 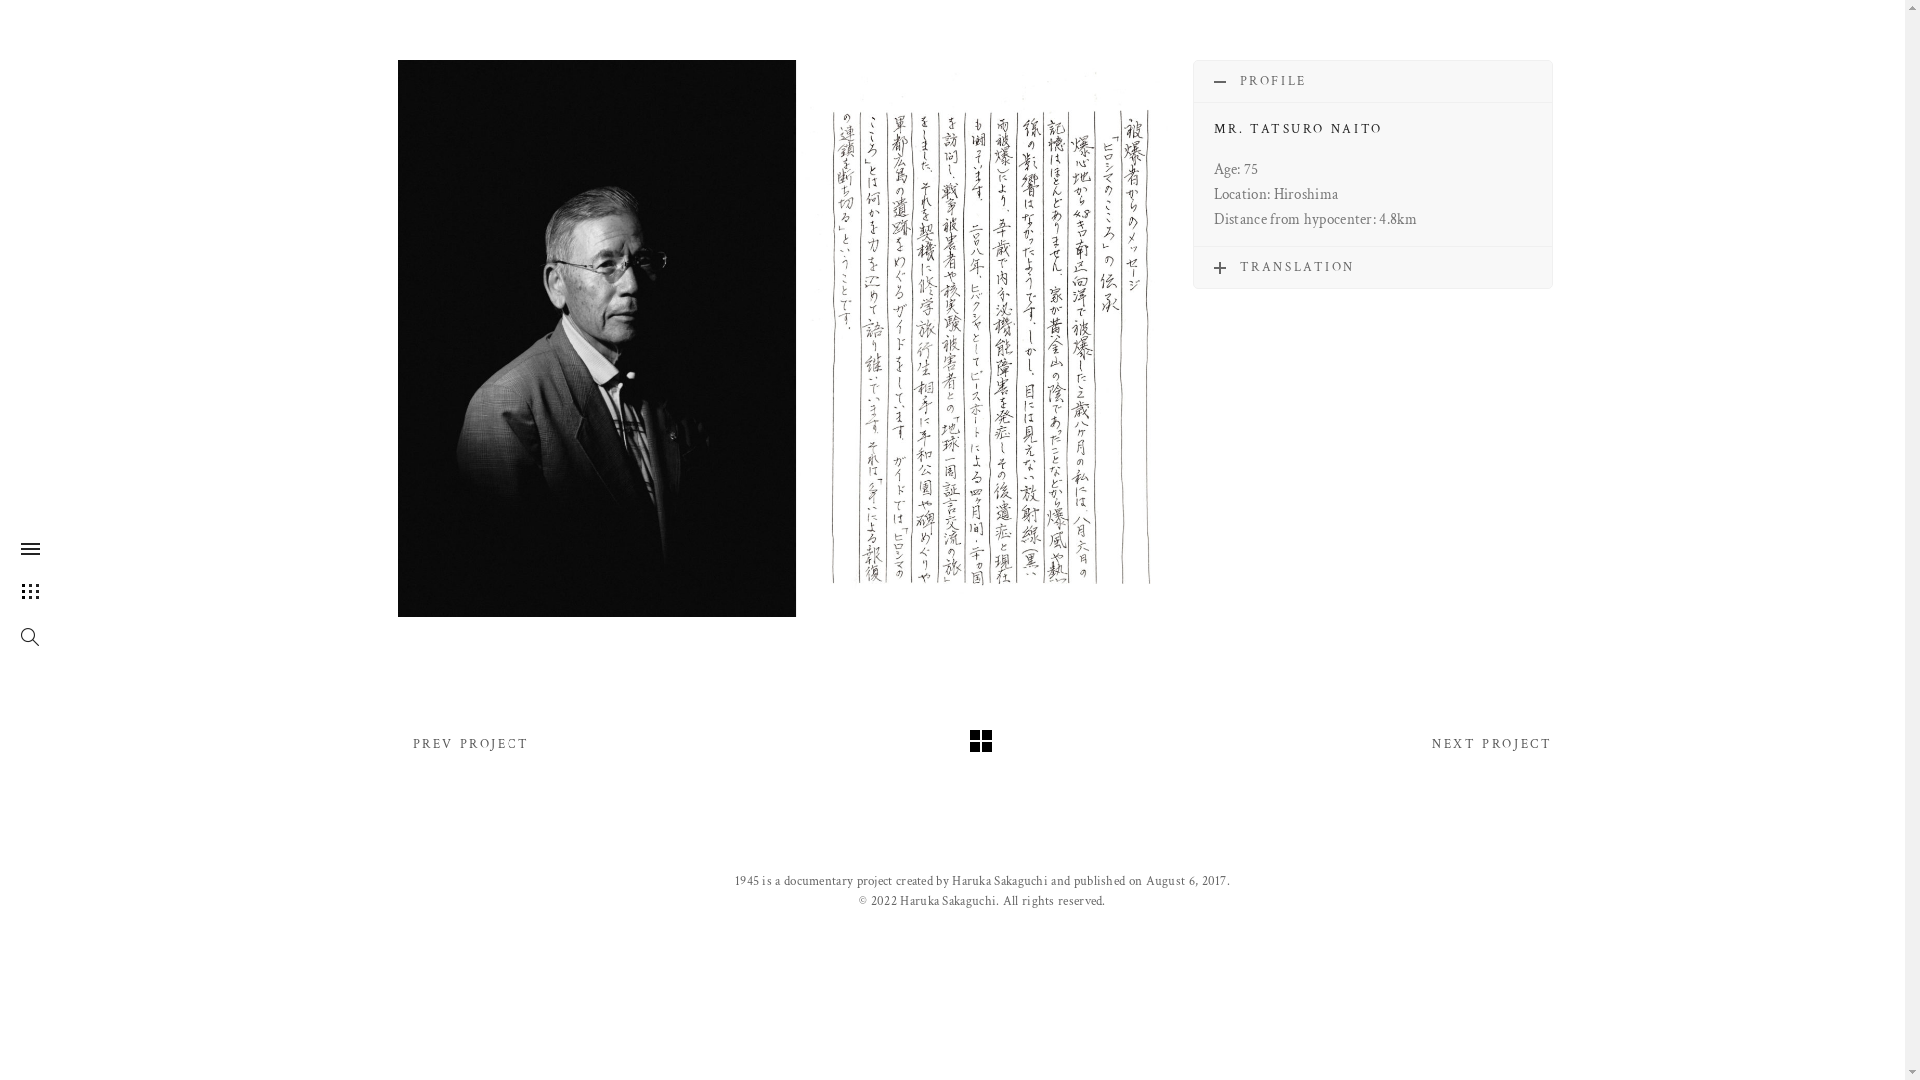 I want to click on 'TRANSLATION', so click(x=1371, y=266).